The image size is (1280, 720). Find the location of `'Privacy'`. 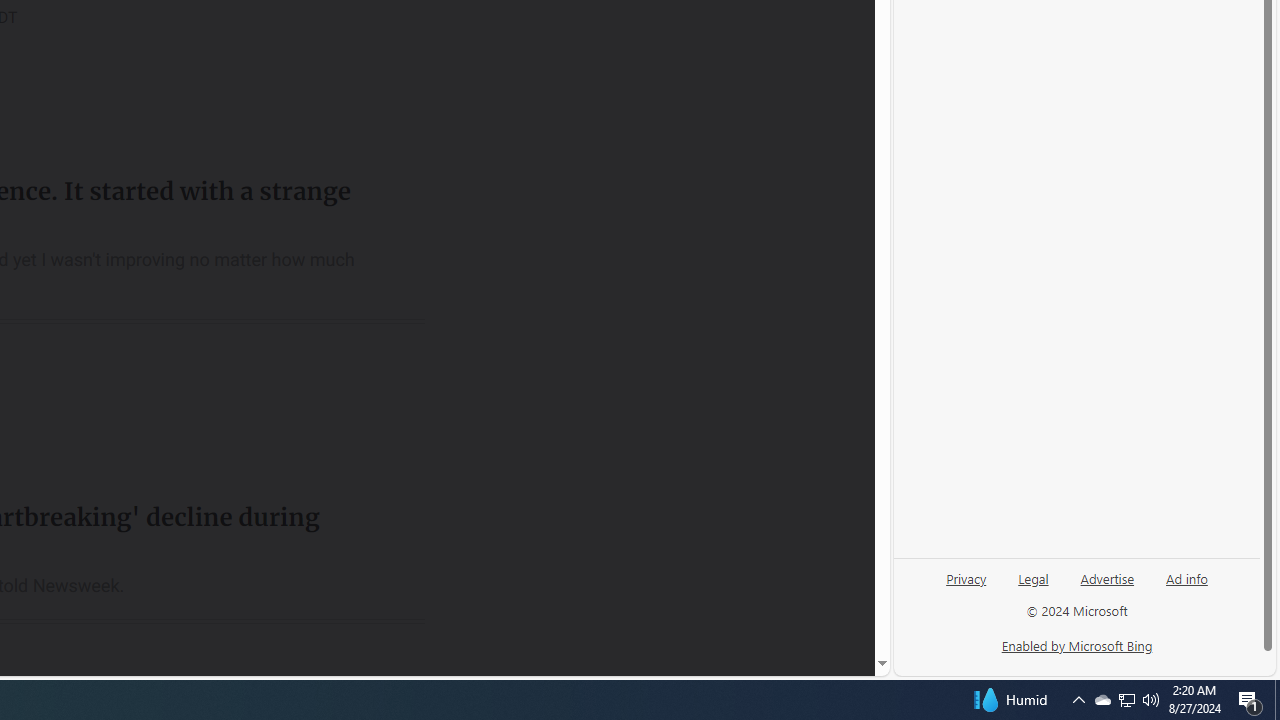

'Privacy' is located at coordinates (966, 577).